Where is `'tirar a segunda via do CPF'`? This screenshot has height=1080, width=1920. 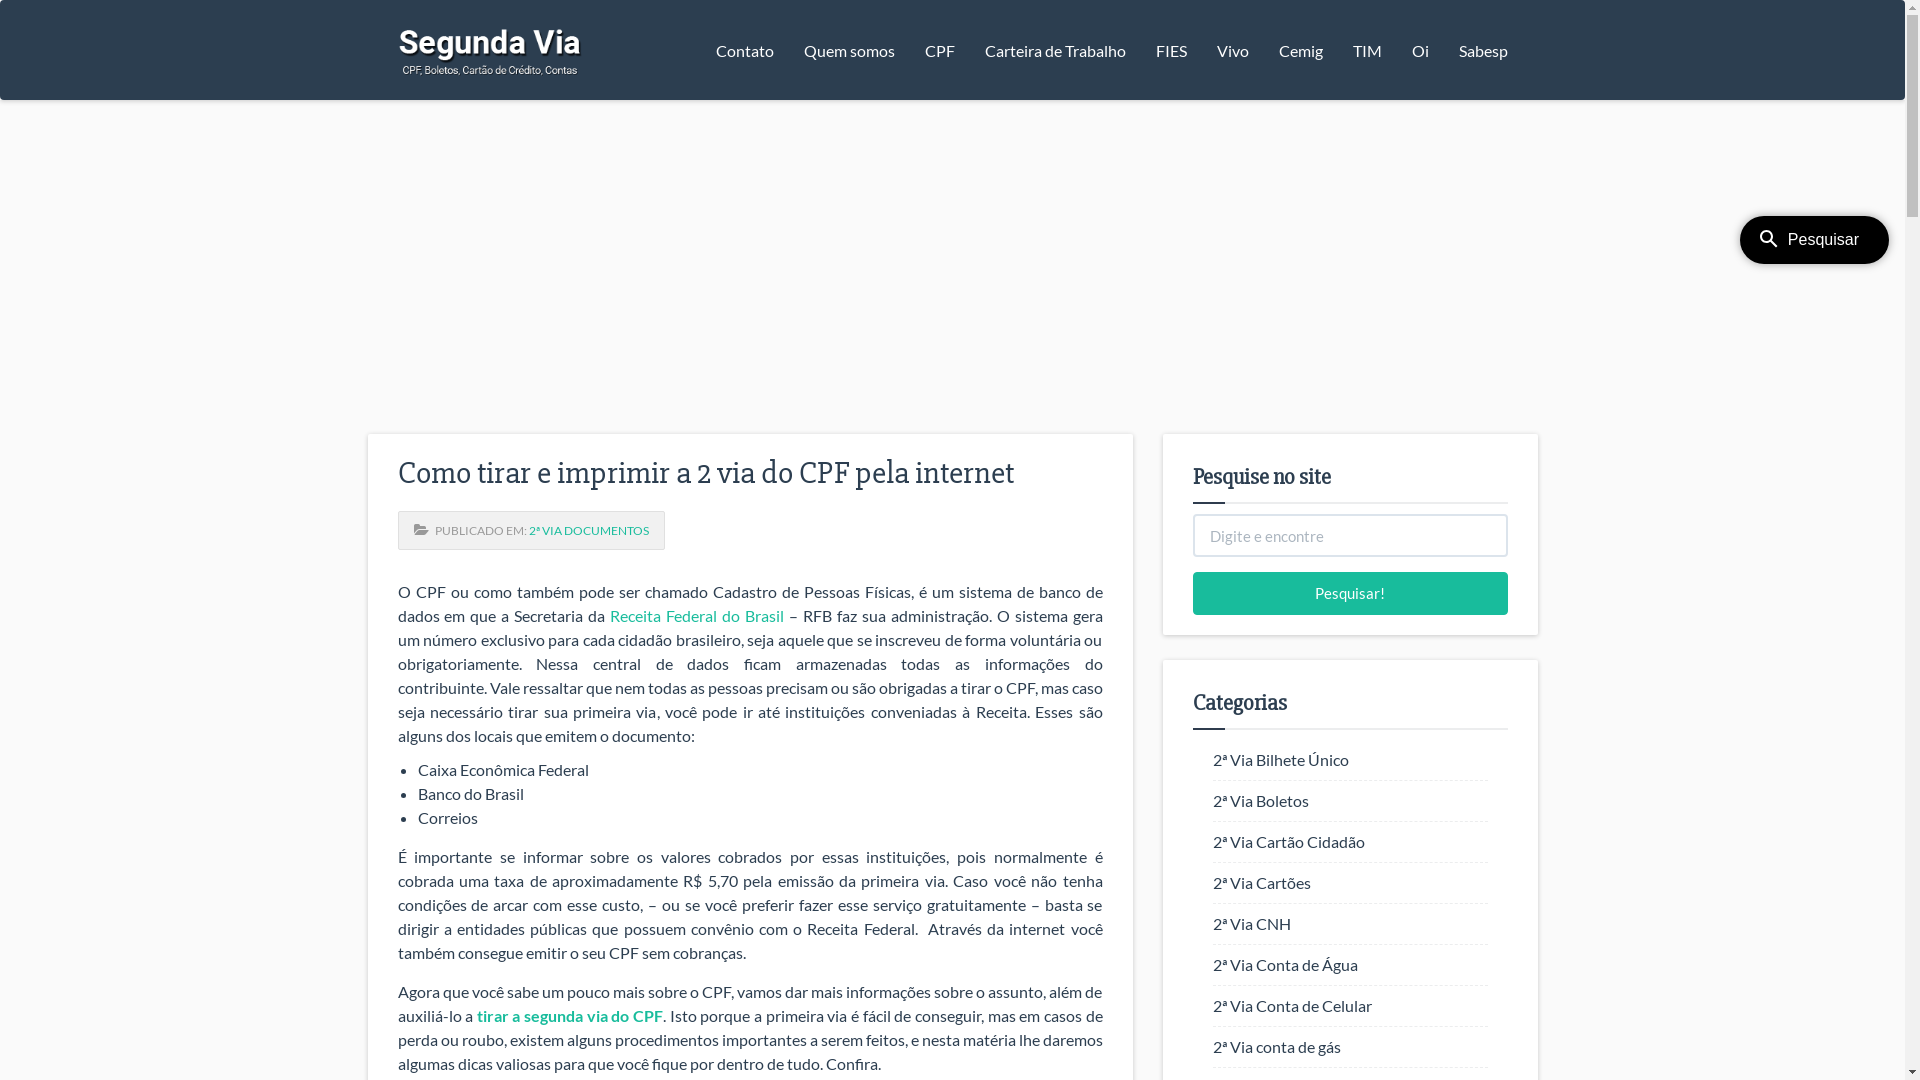 'tirar a segunda via do CPF' is located at coordinates (475, 1015).